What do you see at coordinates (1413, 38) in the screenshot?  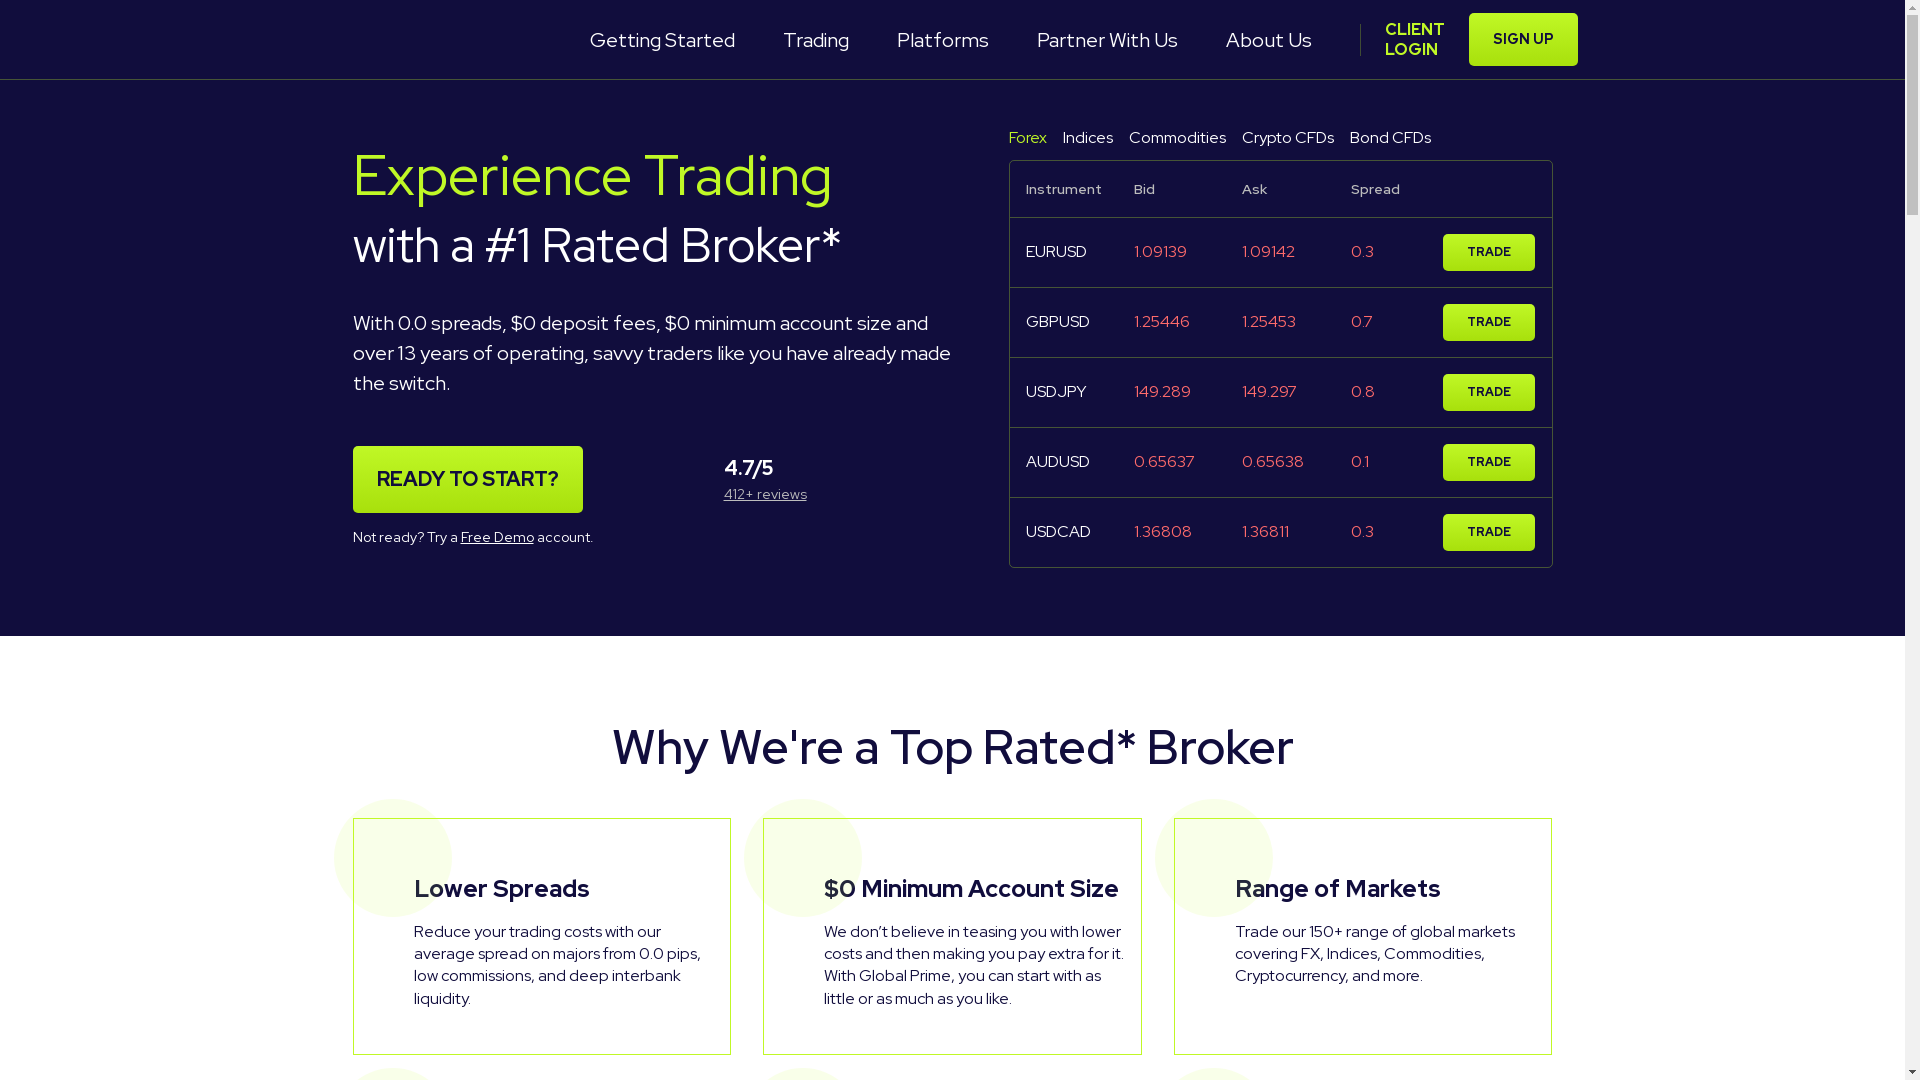 I see `'CLIENT LOGIN'` at bounding box center [1413, 38].